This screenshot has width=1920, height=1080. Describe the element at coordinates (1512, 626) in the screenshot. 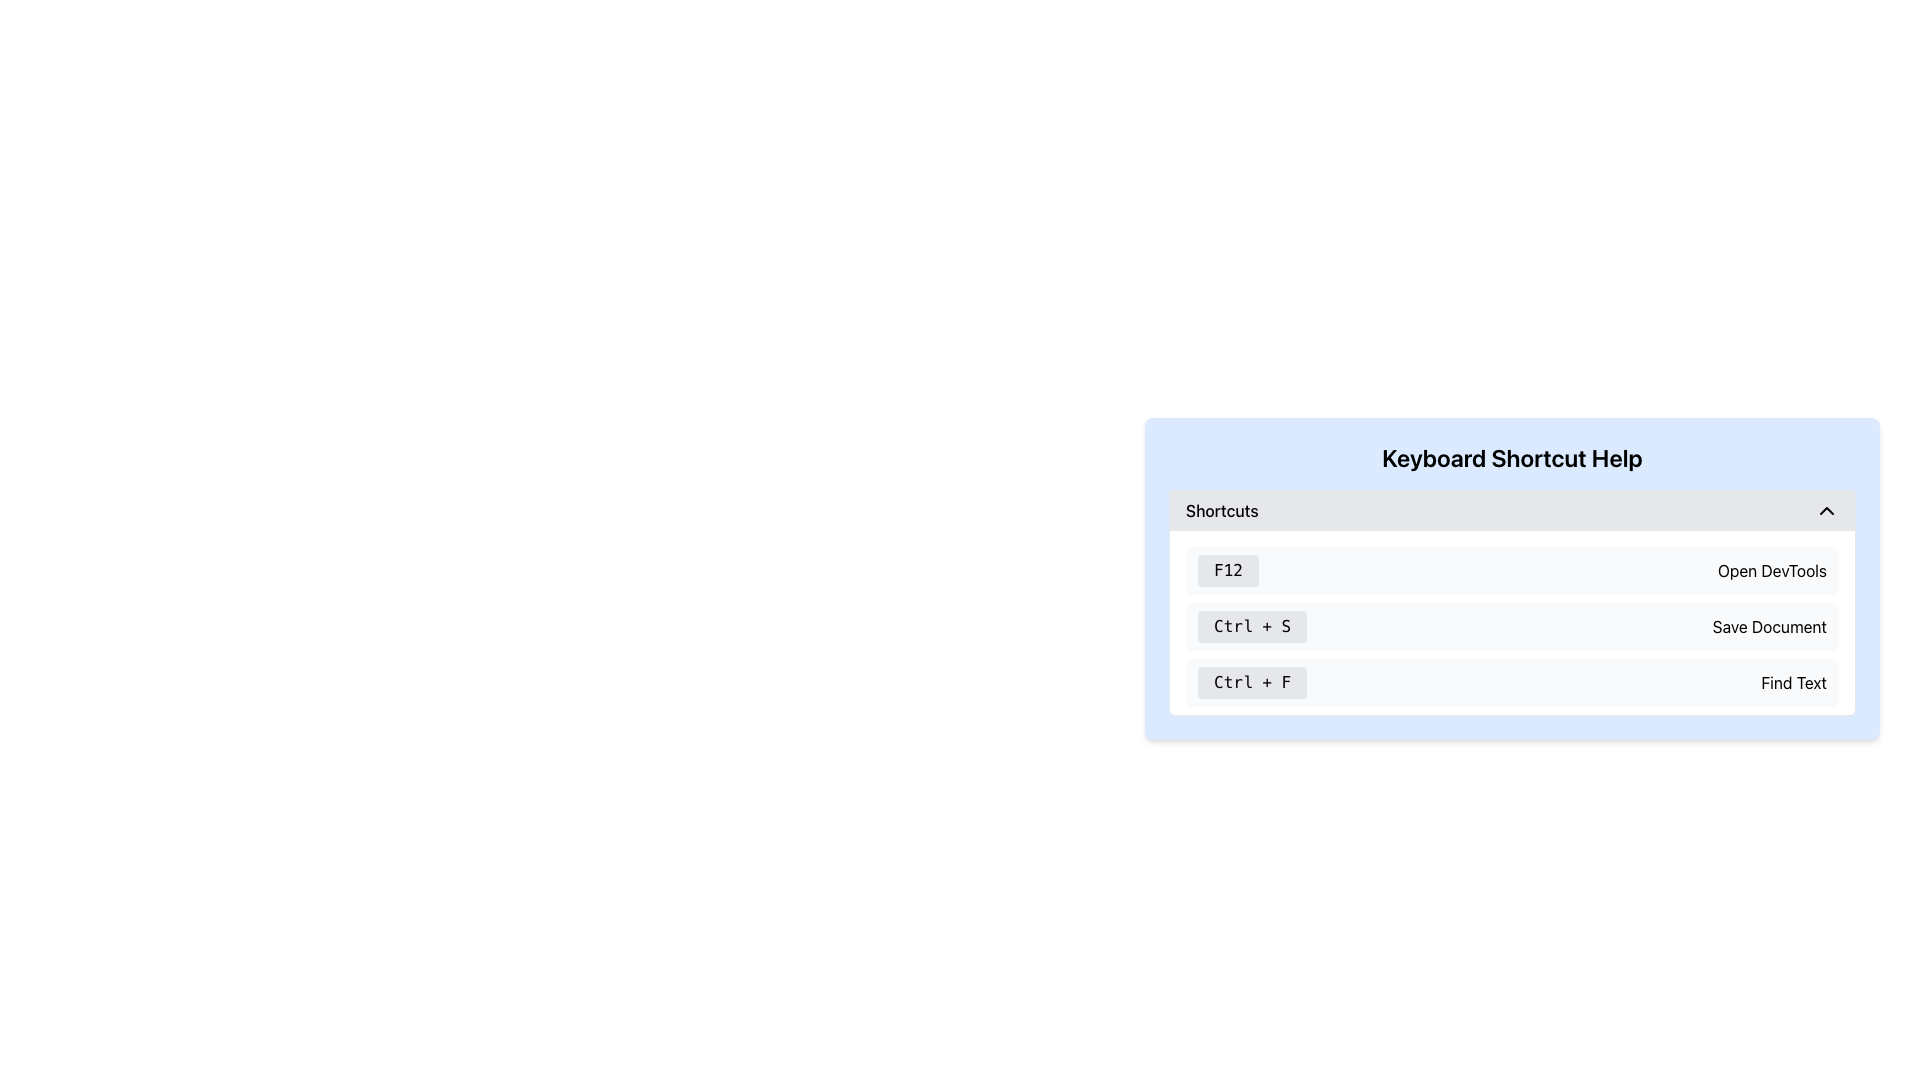

I see `keyboard shortcut 'Ctrl + S' and its associated action 'Save Document' from the second entry in the list of keyboard shortcuts, which is visually represented with a light gray background and a rounded rectangle for the shortcut` at that location.